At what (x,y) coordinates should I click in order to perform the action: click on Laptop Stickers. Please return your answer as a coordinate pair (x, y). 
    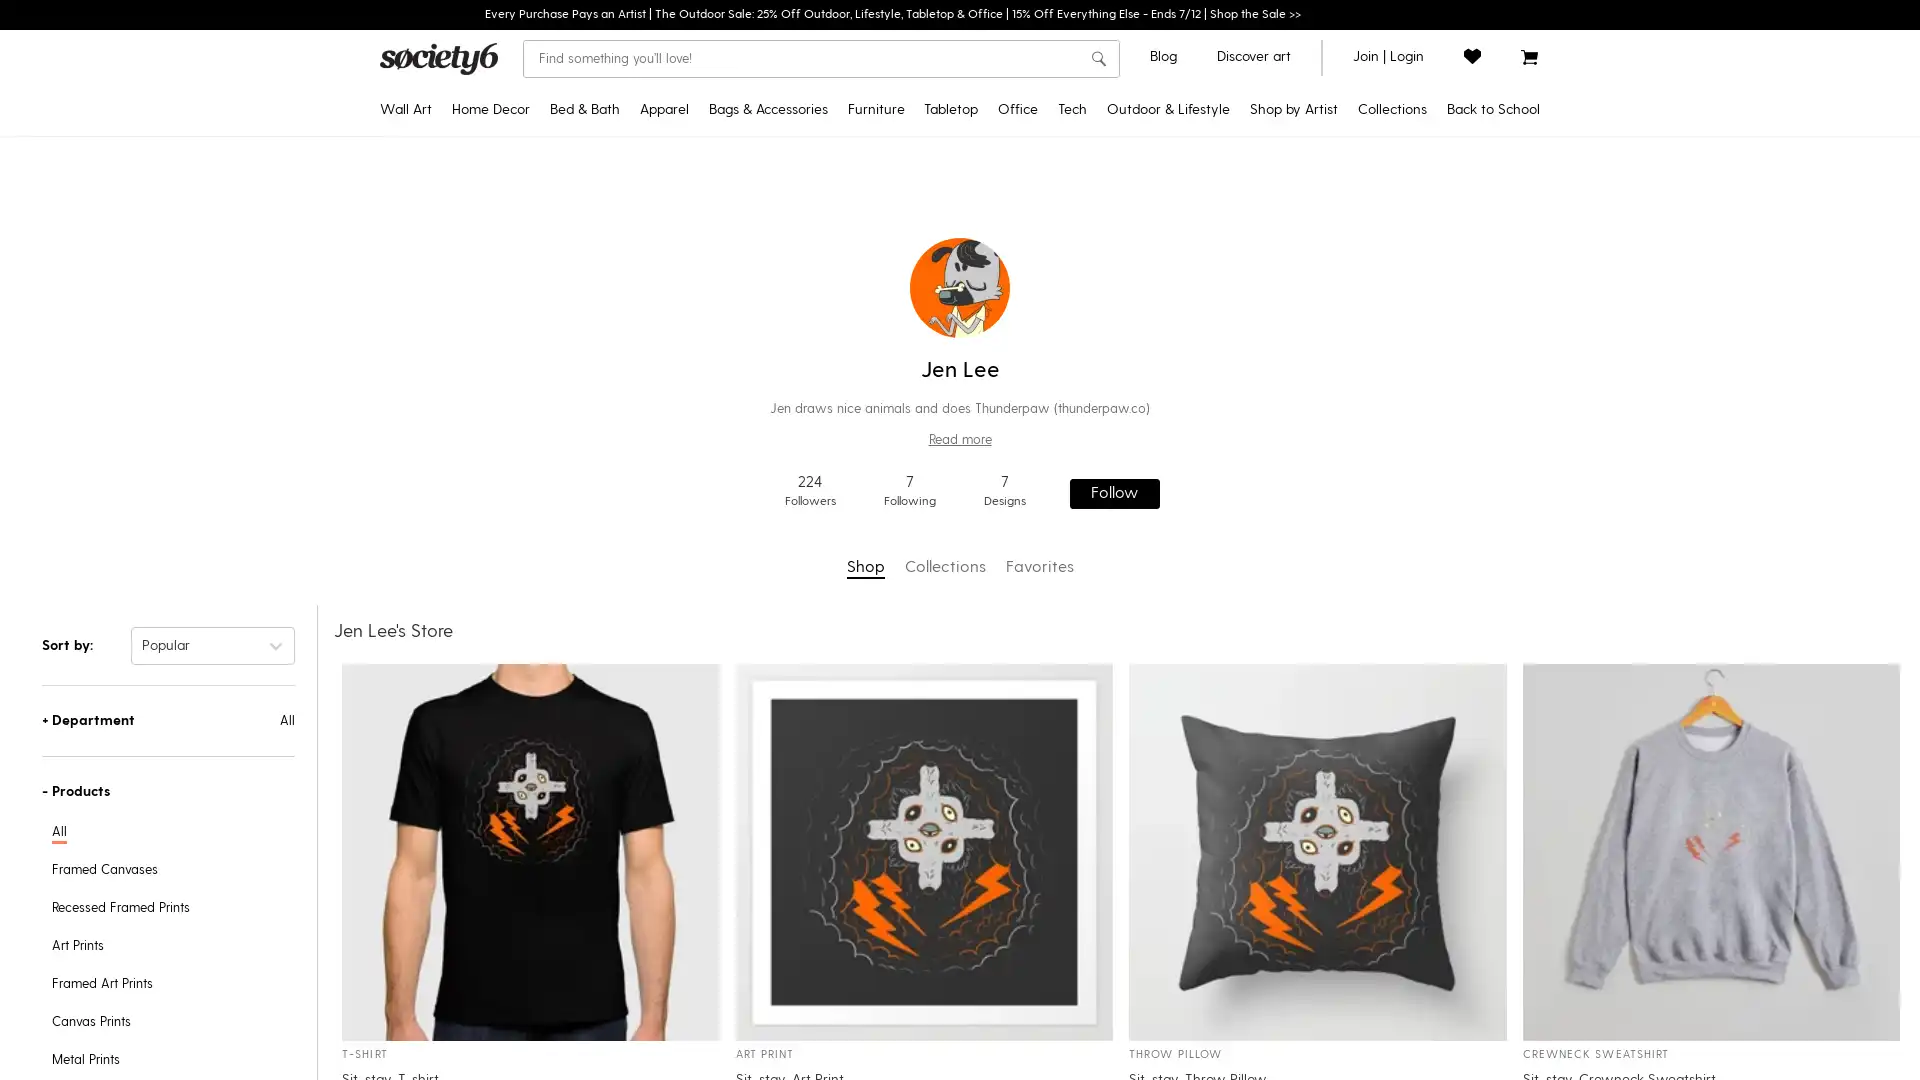
    Looking at the image, I should click on (1143, 450).